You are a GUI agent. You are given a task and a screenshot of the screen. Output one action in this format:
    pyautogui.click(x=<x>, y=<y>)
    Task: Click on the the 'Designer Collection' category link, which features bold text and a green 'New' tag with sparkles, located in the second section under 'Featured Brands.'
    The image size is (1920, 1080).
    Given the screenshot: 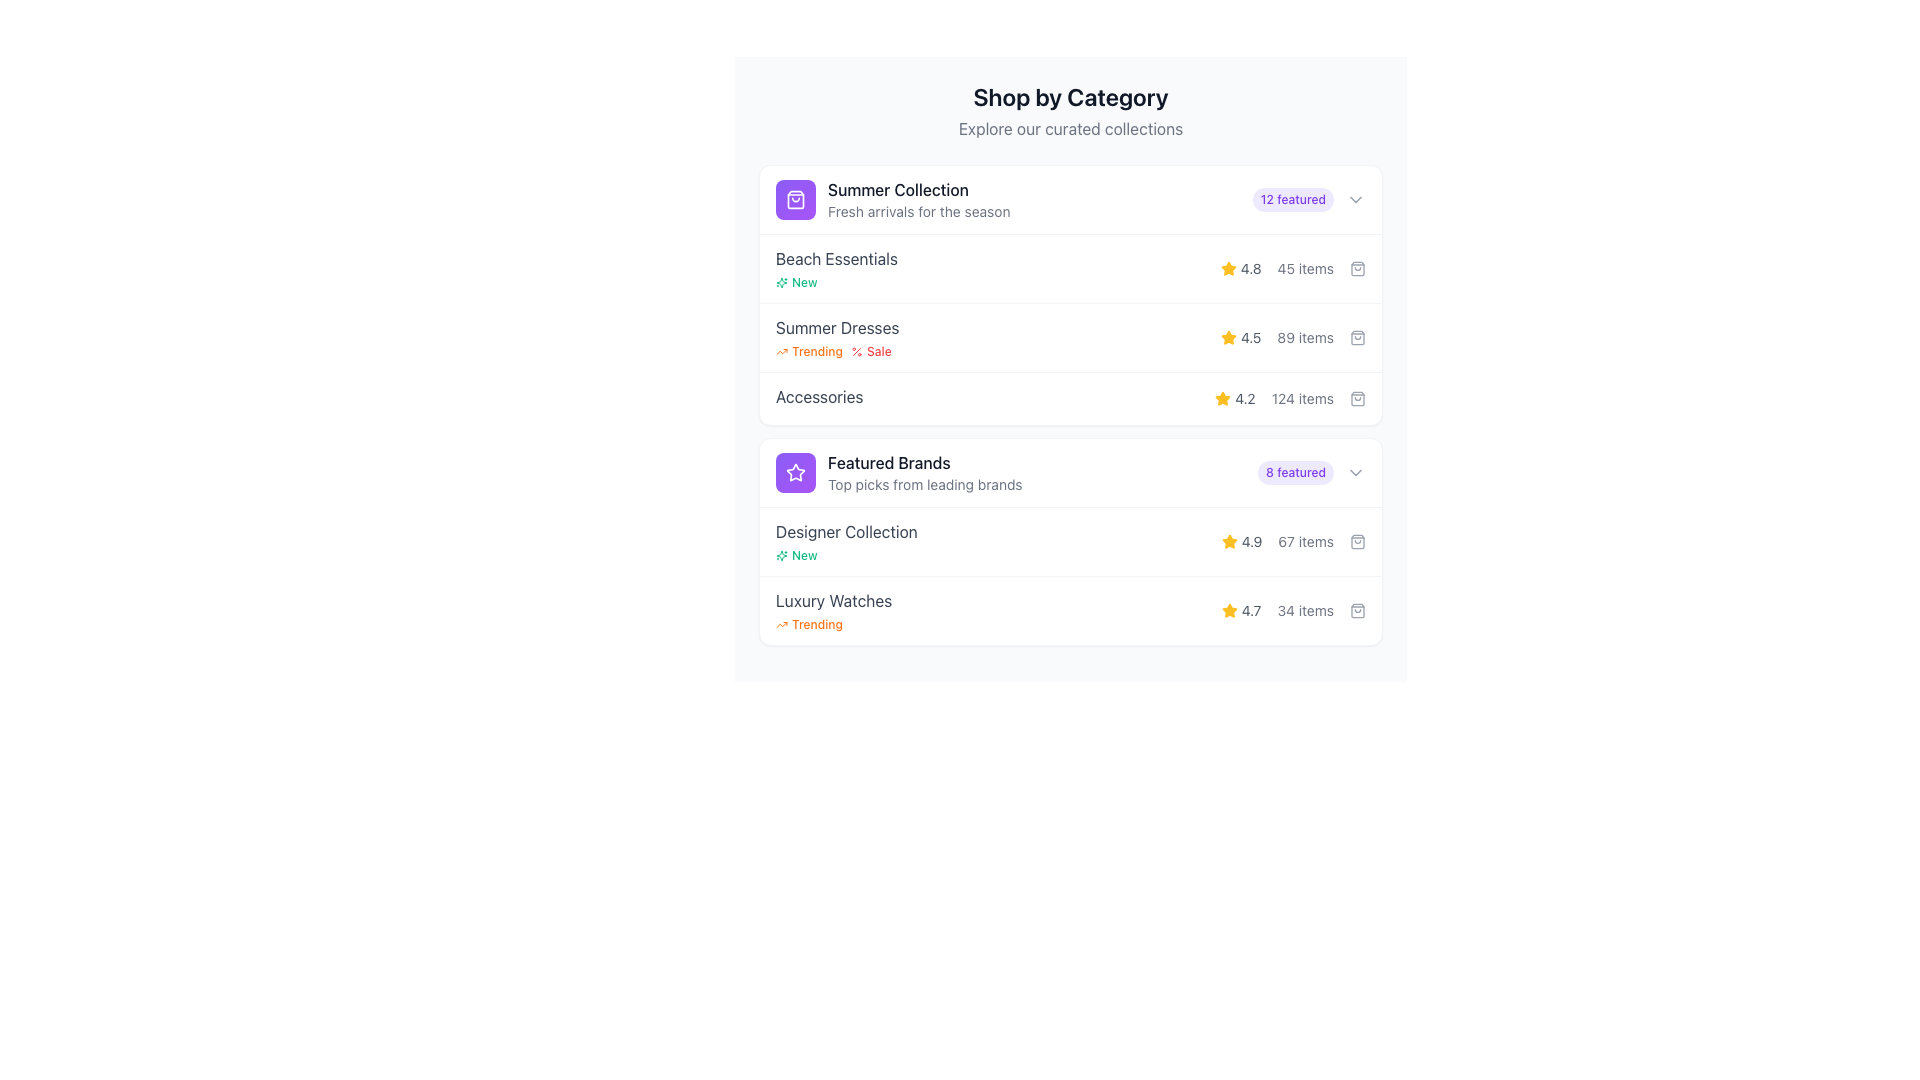 What is the action you would take?
    pyautogui.click(x=846, y=542)
    